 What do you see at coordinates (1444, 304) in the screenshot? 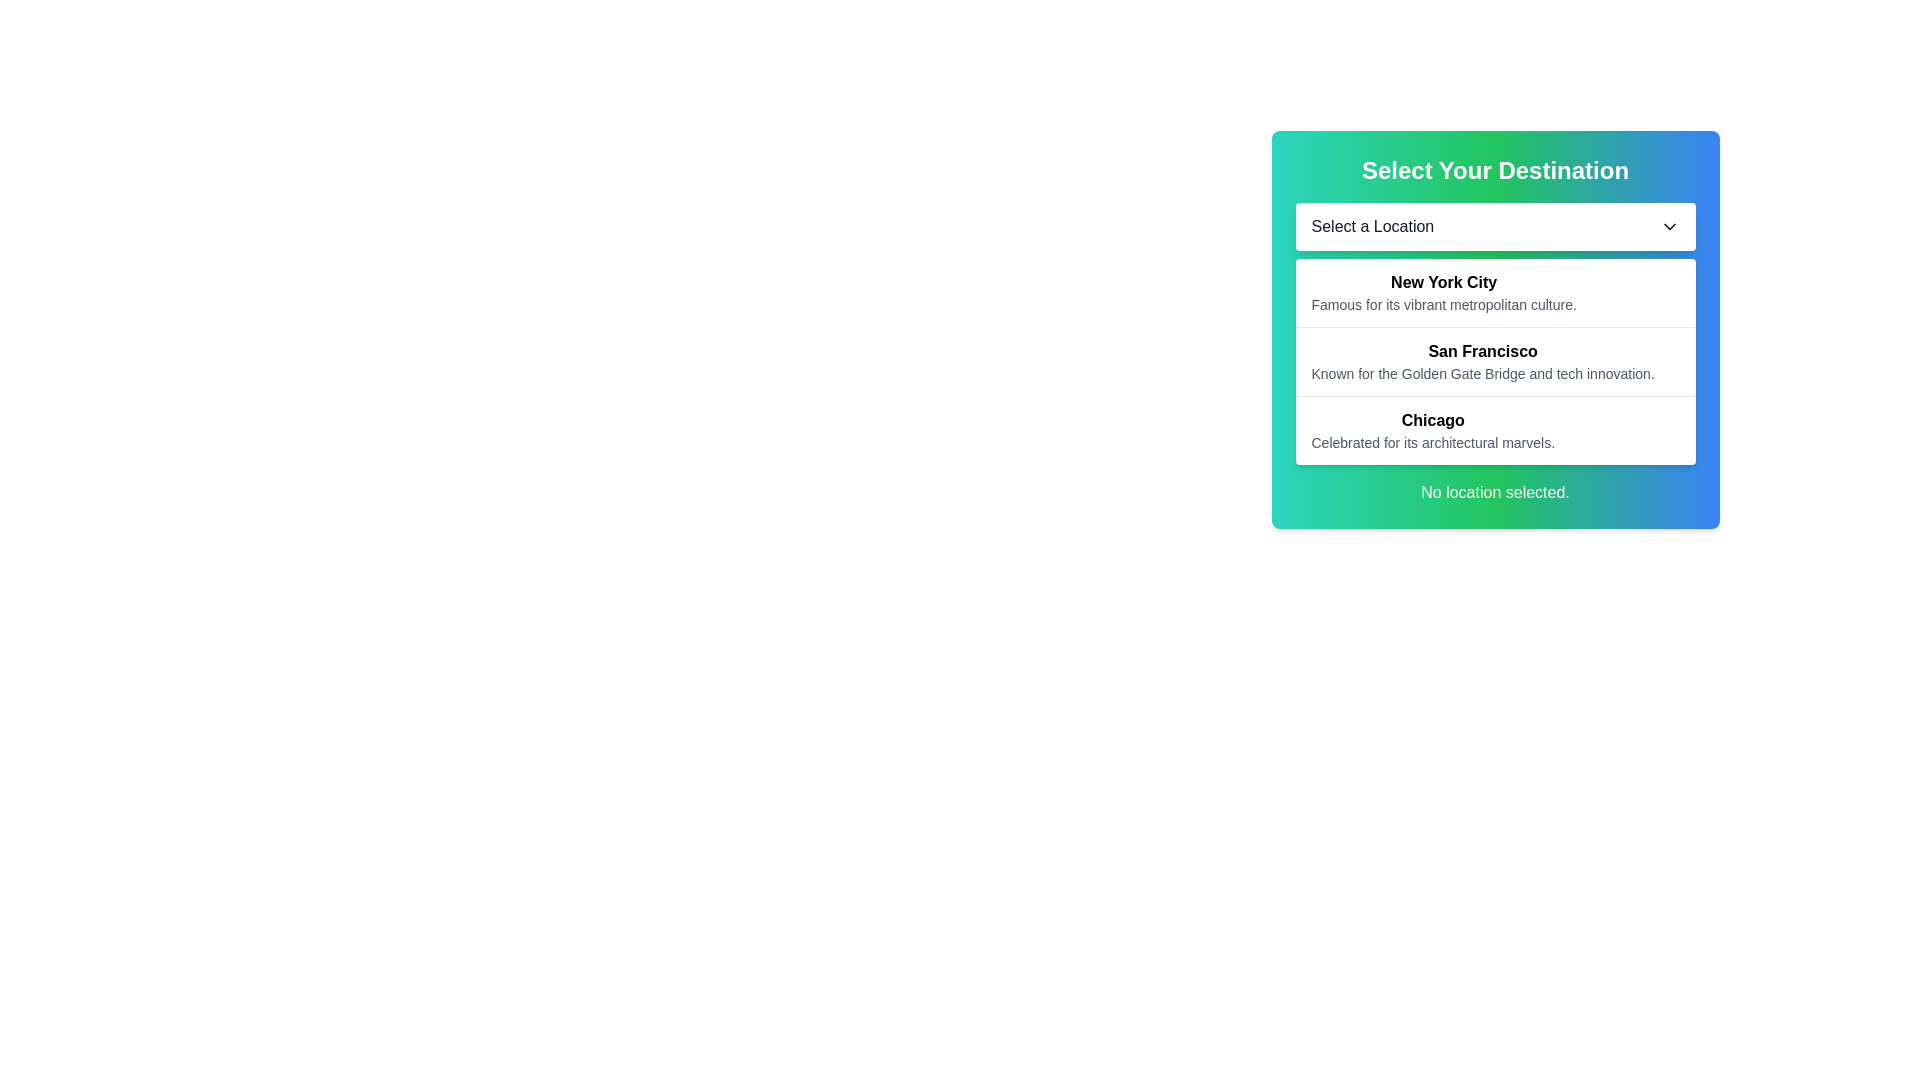
I see `text element that displays 'Famous for its vibrant metropolitan culture.' located beneath the bold title 'New York City' within the first option of the selection menu titled 'Select Your Destination'` at bounding box center [1444, 304].